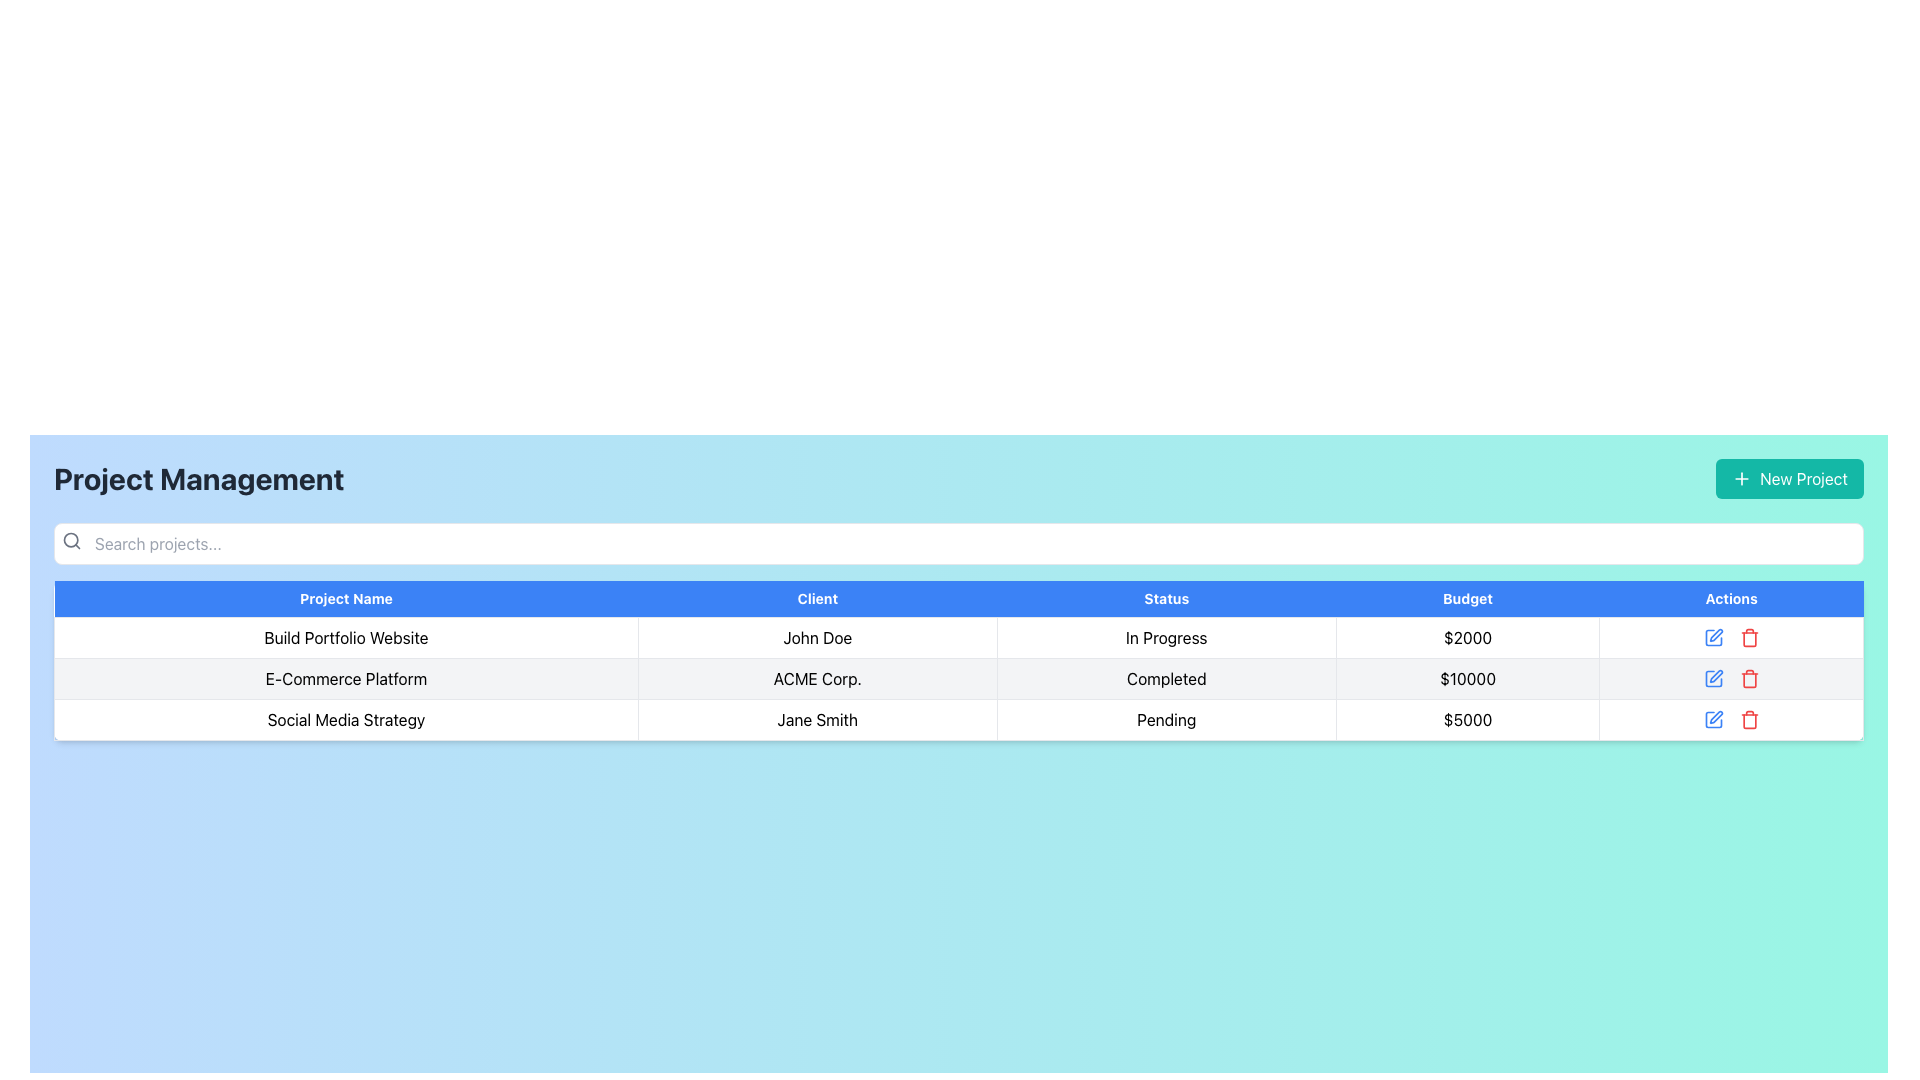  I want to click on the Static Text Label displaying the project name, located in the third row and first column of the project management table, so click(346, 720).